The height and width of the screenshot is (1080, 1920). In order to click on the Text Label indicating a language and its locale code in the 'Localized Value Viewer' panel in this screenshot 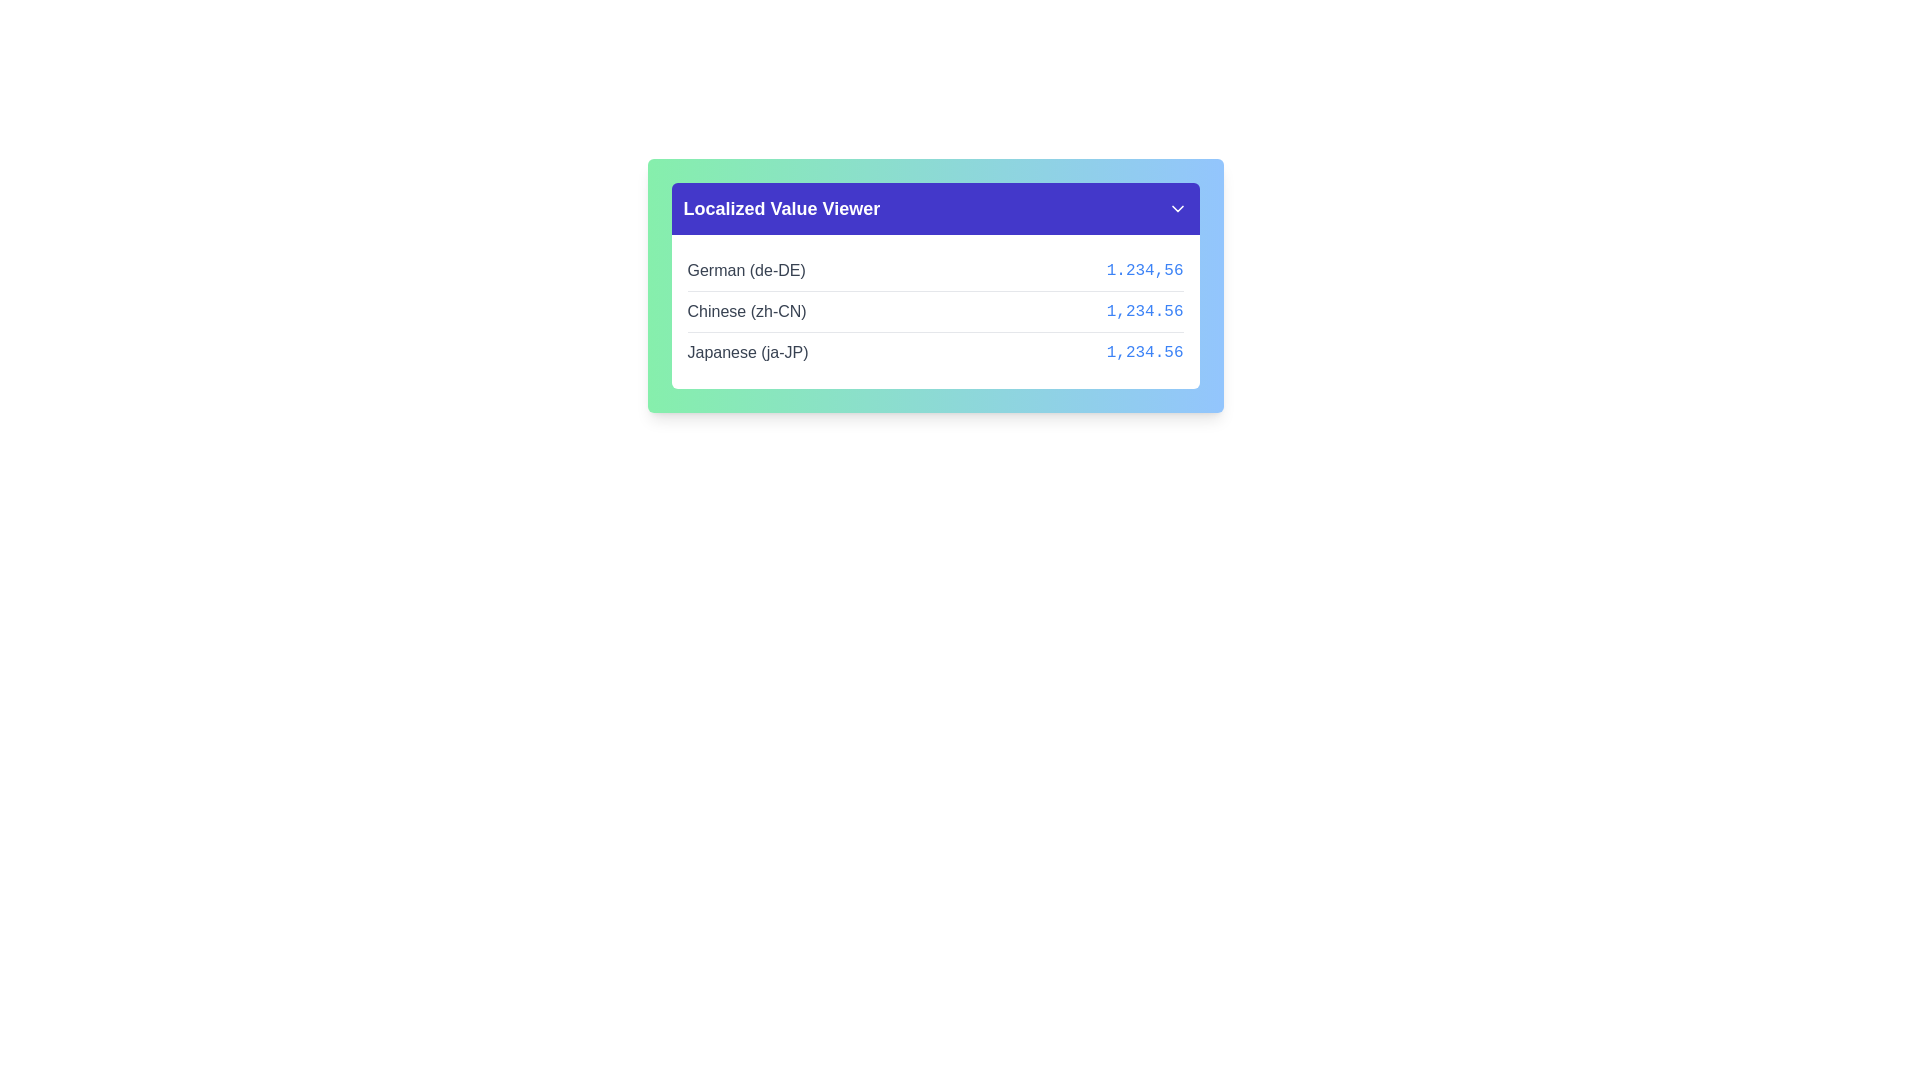, I will do `click(746, 312)`.